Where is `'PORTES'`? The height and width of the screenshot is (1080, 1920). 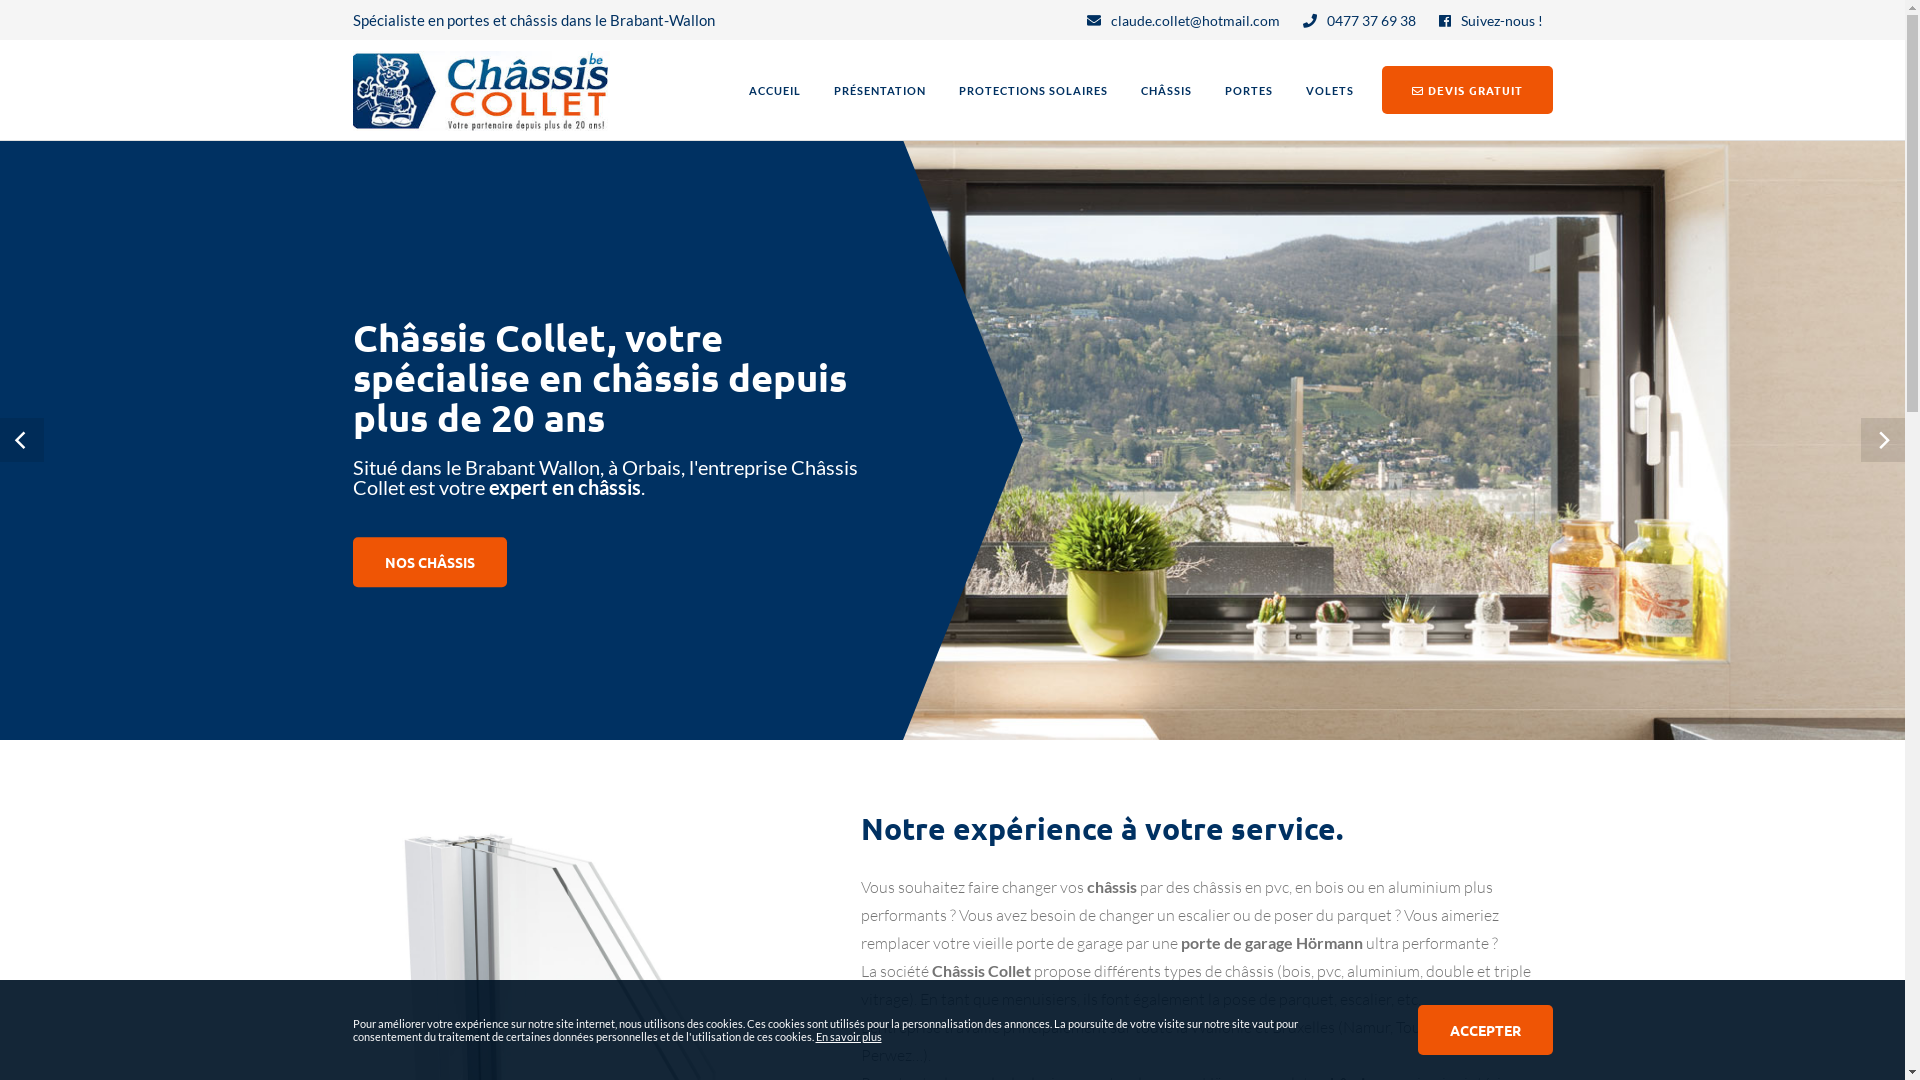 'PORTES' is located at coordinates (1247, 91).